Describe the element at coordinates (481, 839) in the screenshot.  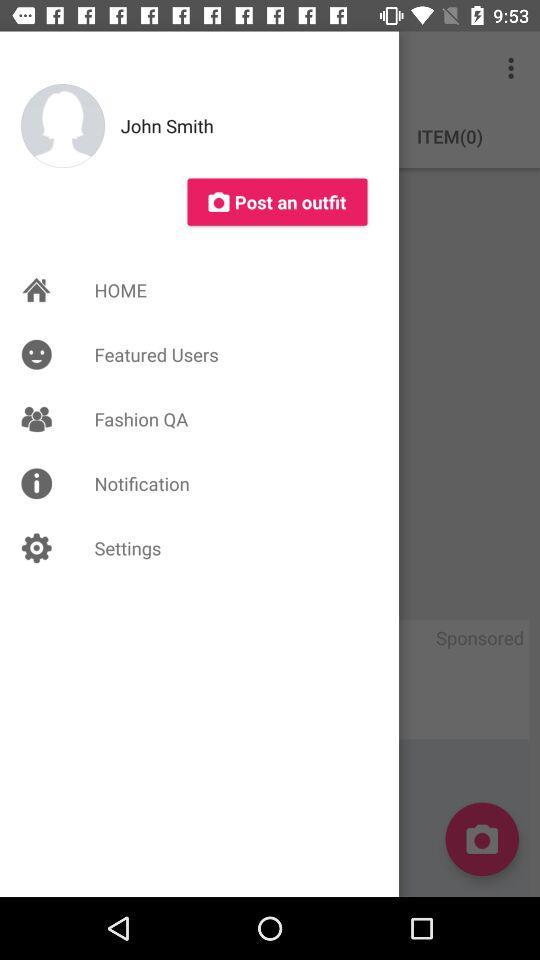
I see `the photo icon` at that location.